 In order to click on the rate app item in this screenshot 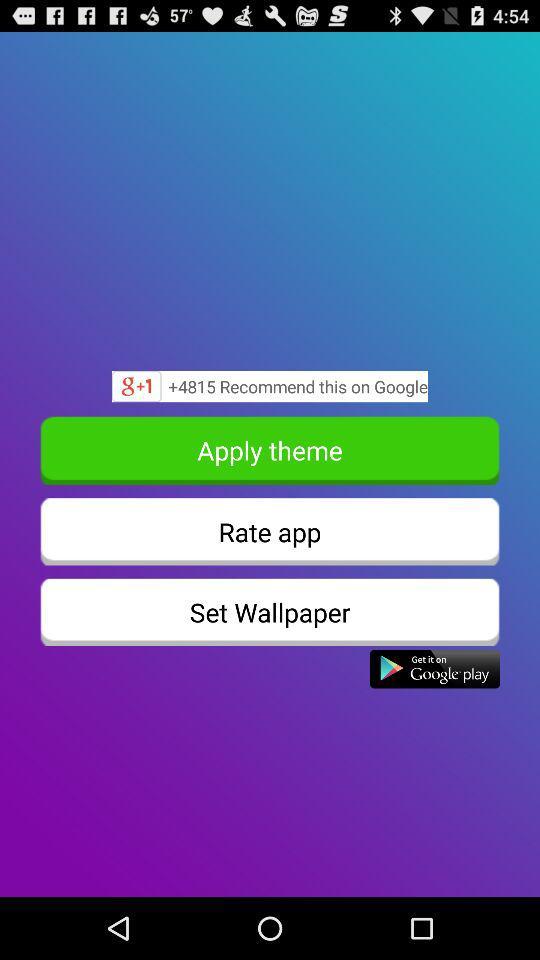, I will do `click(270, 530)`.